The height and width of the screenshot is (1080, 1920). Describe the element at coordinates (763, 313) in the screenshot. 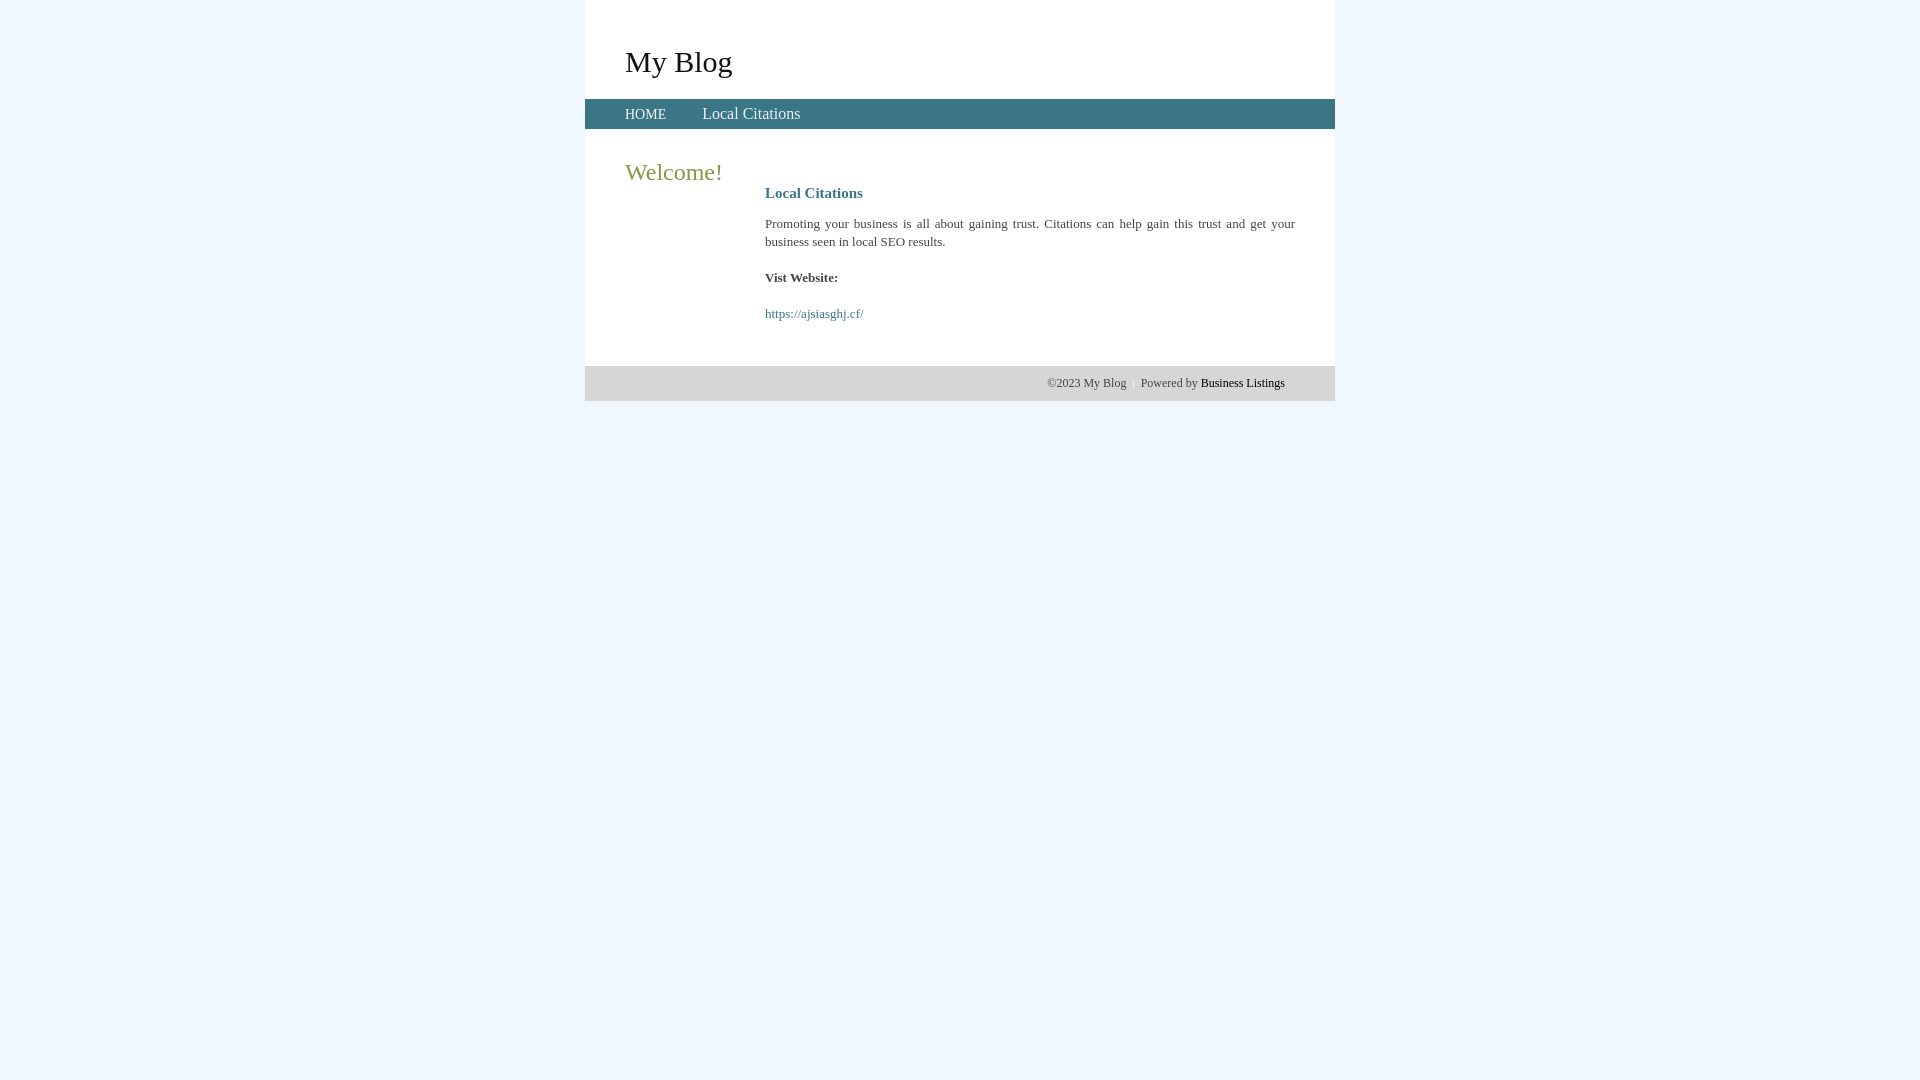

I see `'https://ajsiasghj.cf/'` at that location.